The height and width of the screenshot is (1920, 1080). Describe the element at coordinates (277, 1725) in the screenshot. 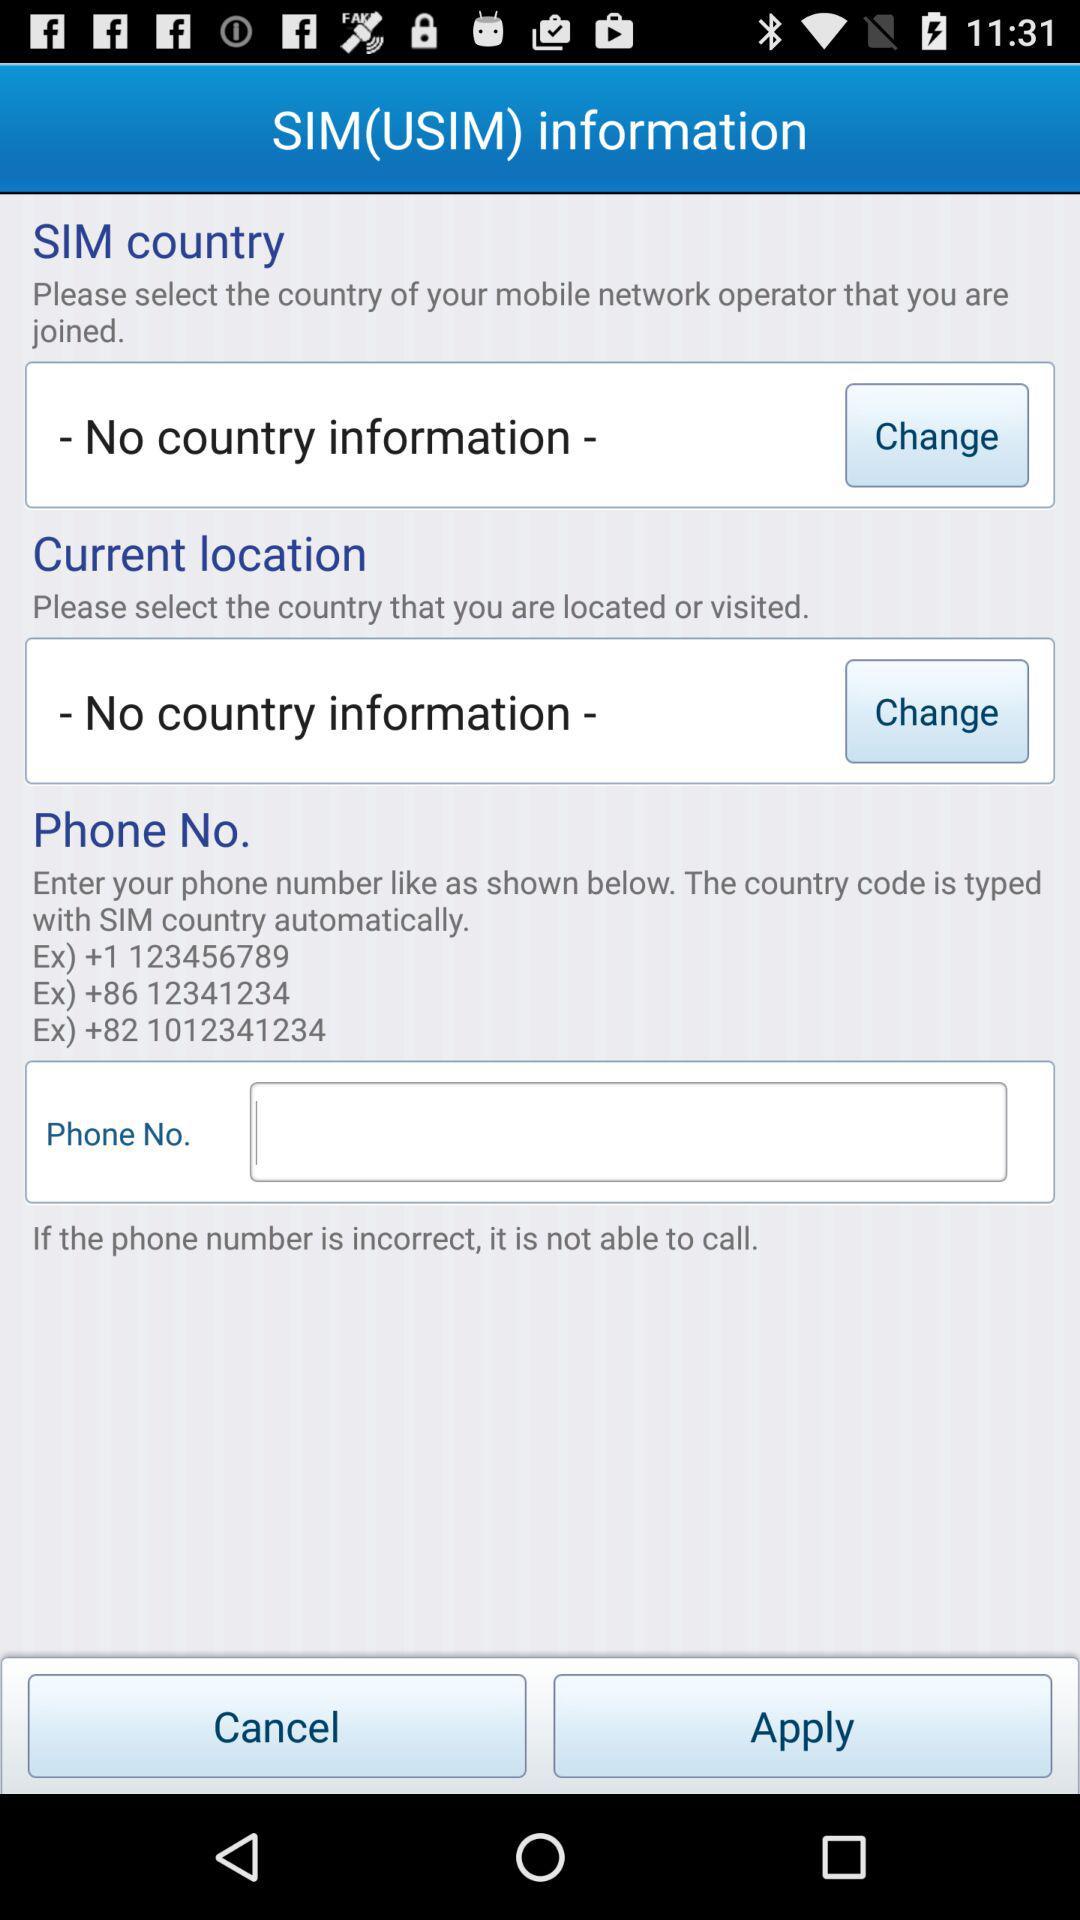

I see `the icon to the left of the apply` at that location.